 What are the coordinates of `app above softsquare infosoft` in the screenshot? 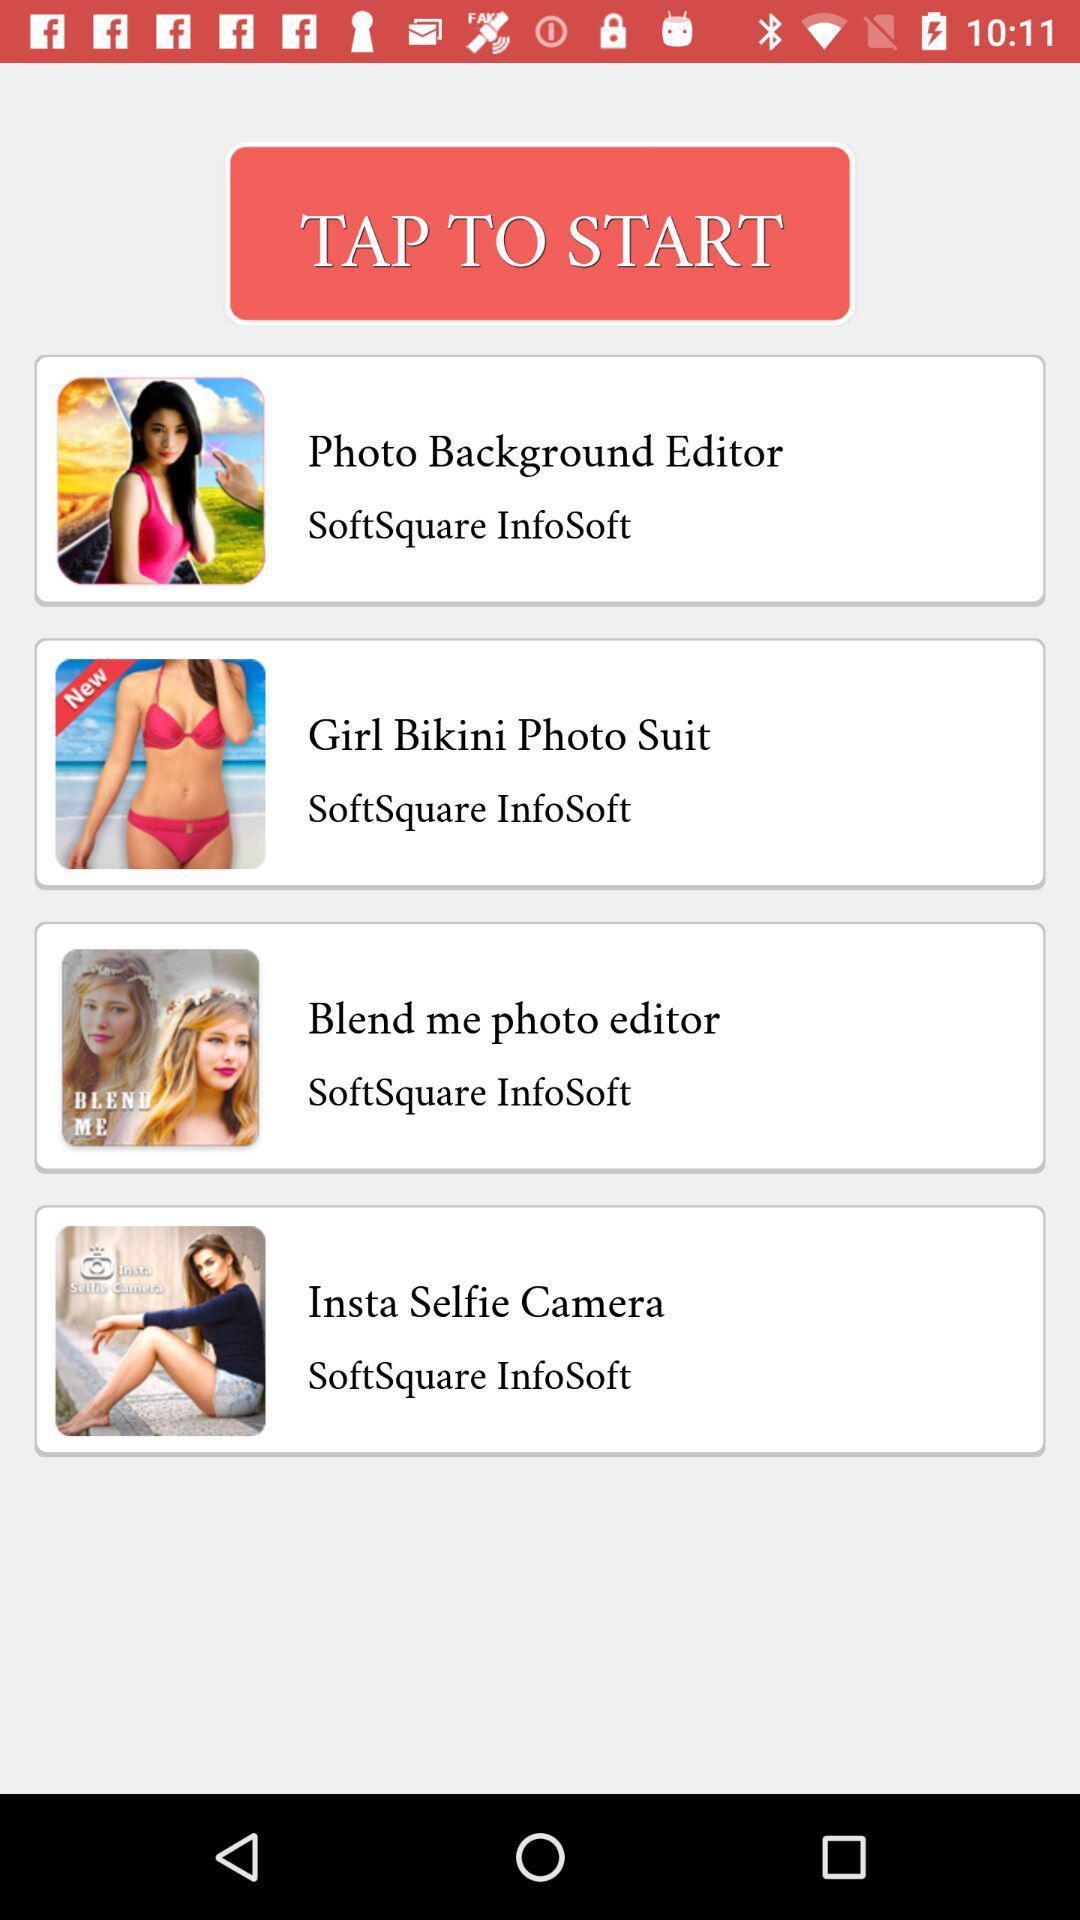 It's located at (513, 1012).